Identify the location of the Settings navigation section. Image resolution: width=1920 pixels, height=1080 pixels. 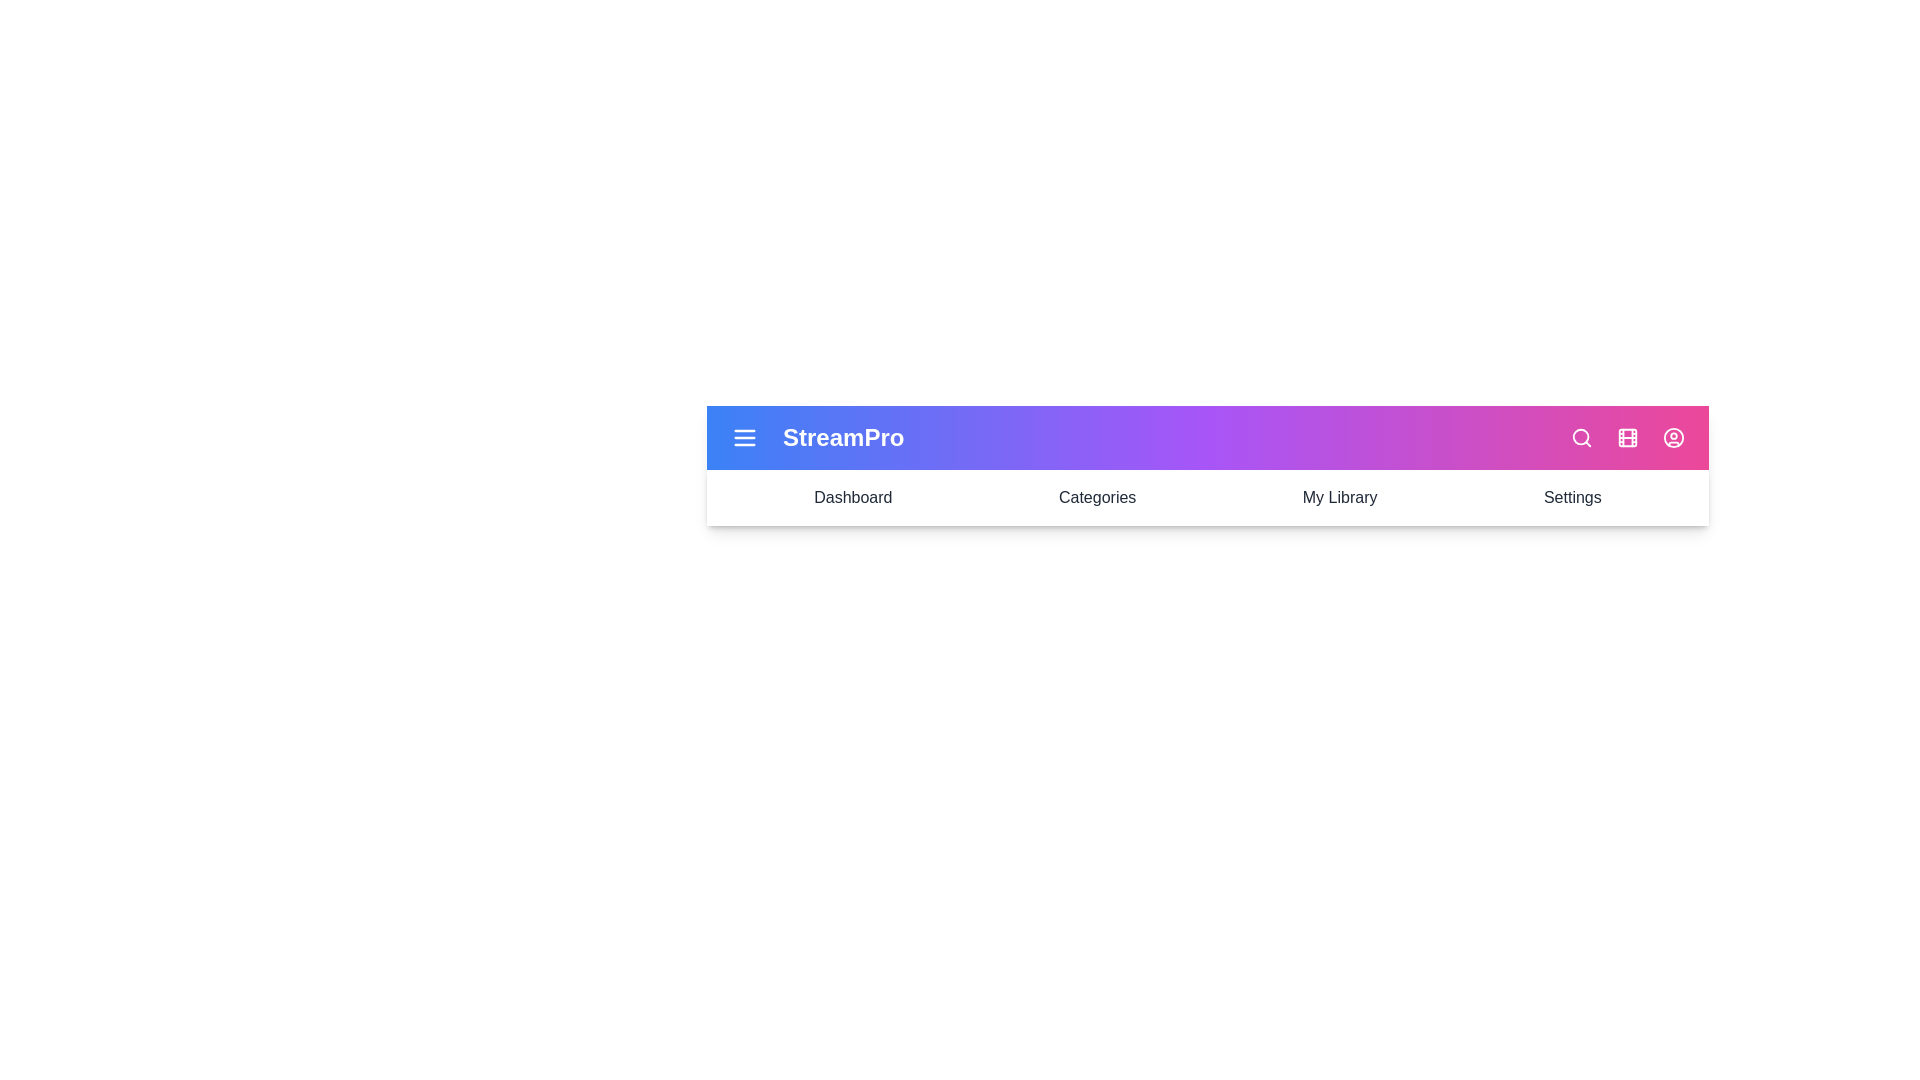
(1570, 496).